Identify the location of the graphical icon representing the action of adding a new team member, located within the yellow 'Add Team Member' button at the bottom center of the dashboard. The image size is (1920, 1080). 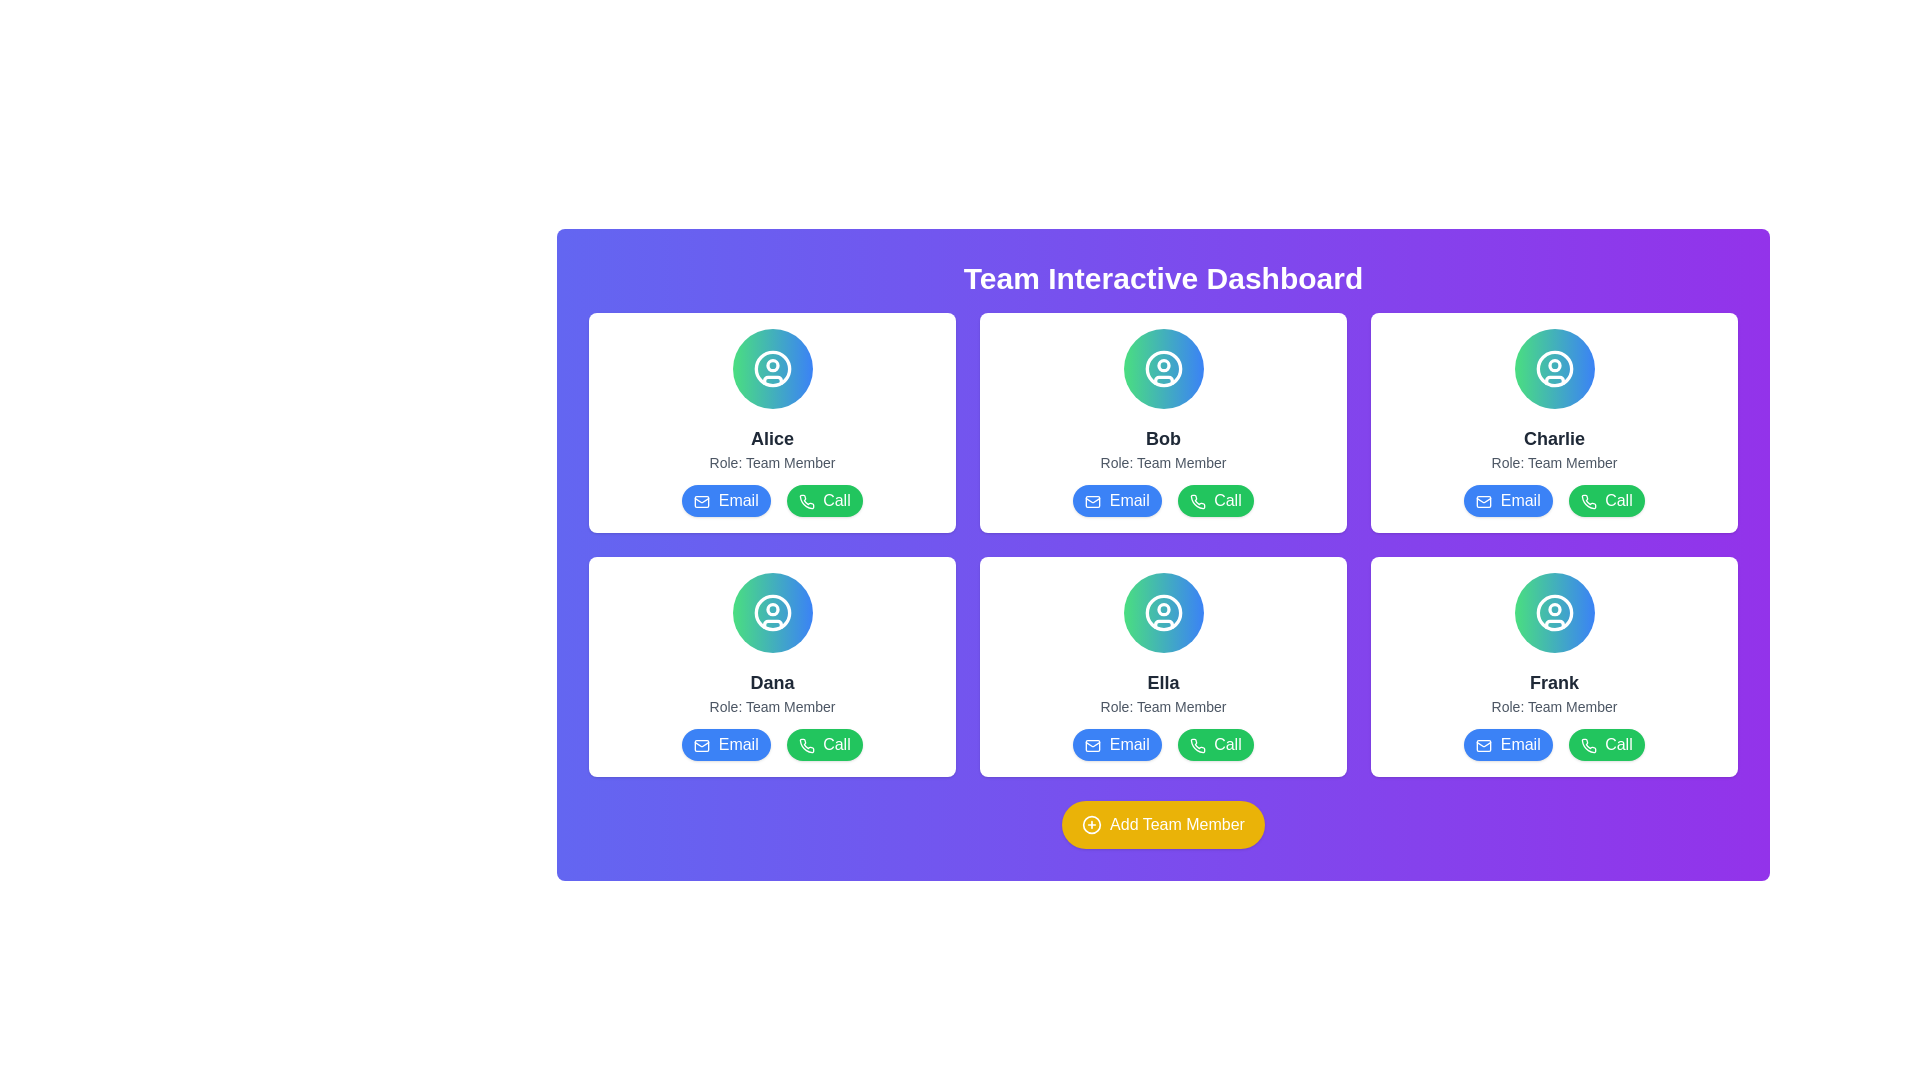
(1091, 825).